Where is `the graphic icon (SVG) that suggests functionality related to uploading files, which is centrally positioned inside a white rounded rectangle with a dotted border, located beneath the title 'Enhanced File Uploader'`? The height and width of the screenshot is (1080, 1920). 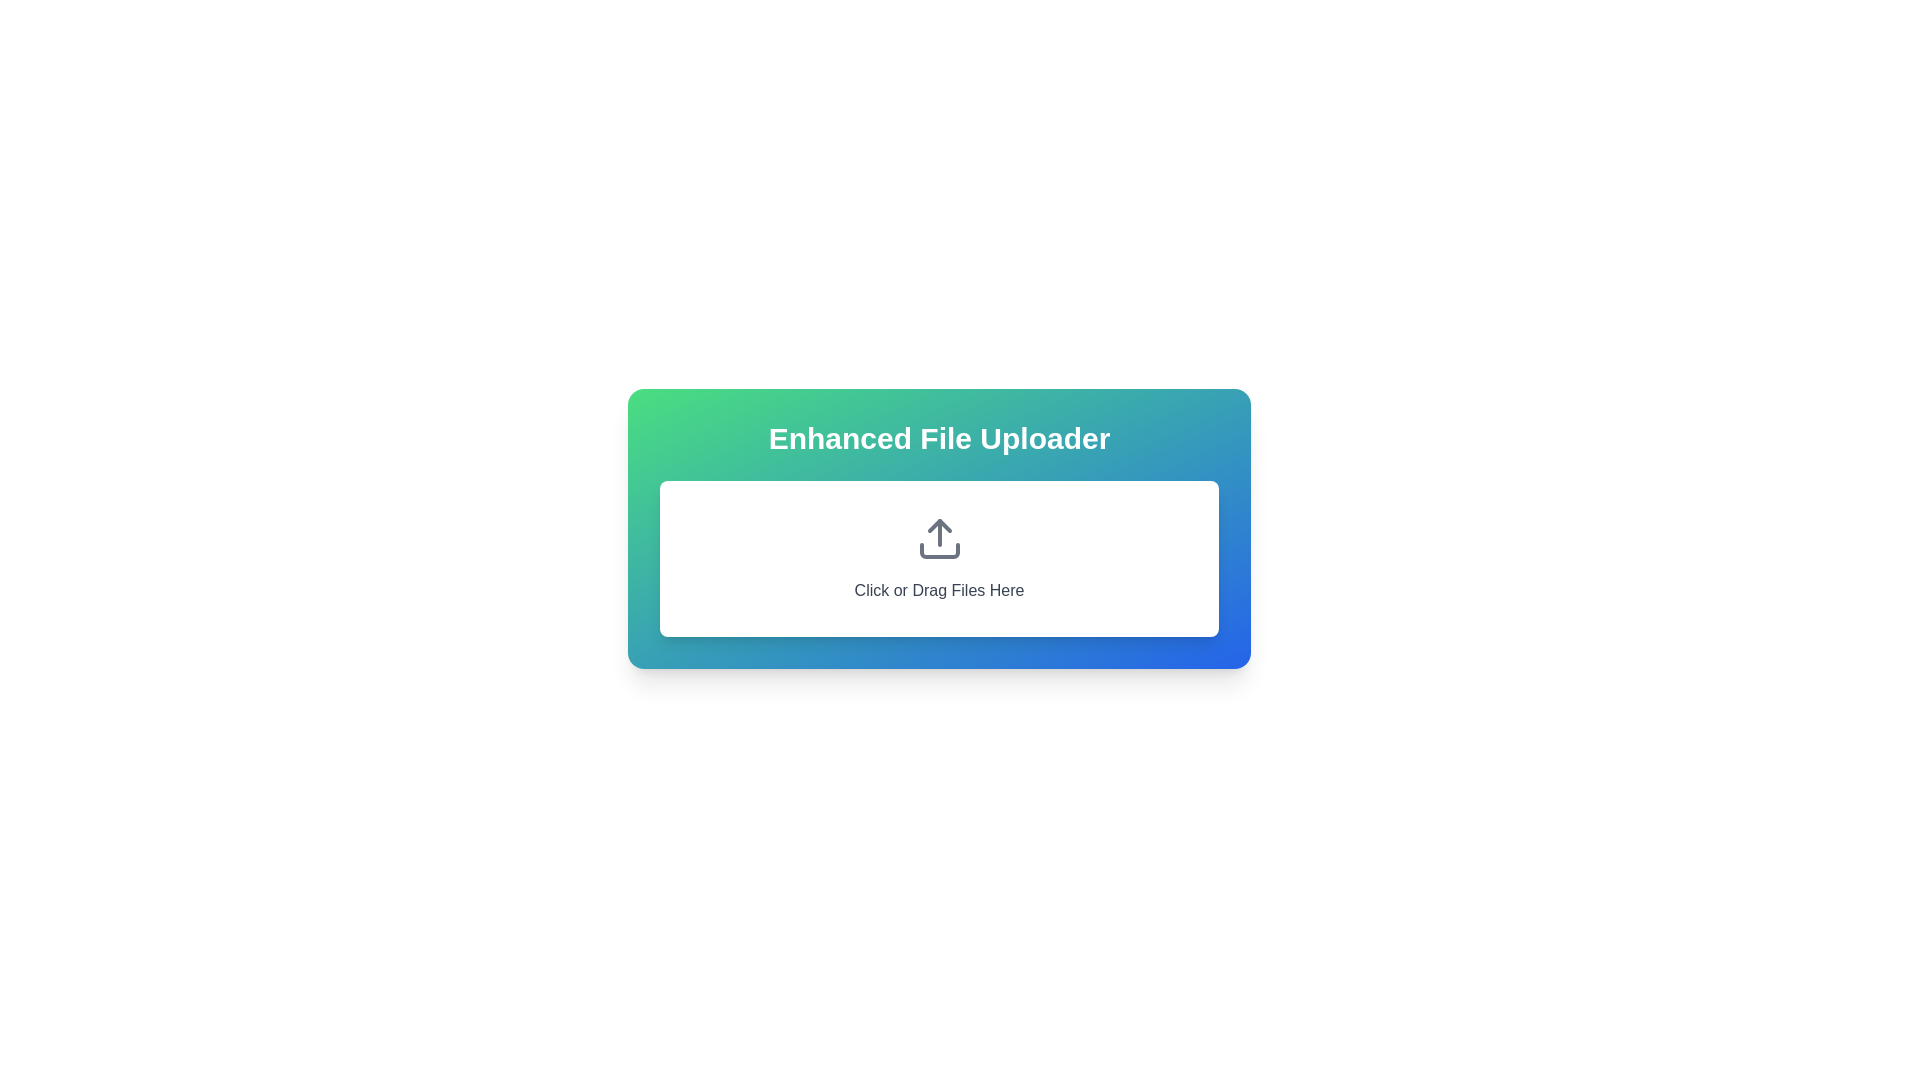 the graphic icon (SVG) that suggests functionality related to uploading files, which is centrally positioned inside a white rounded rectangle with a dotted border, located beneath the title 'Enhanced File Uploader' is located at coordinates (938, 538).